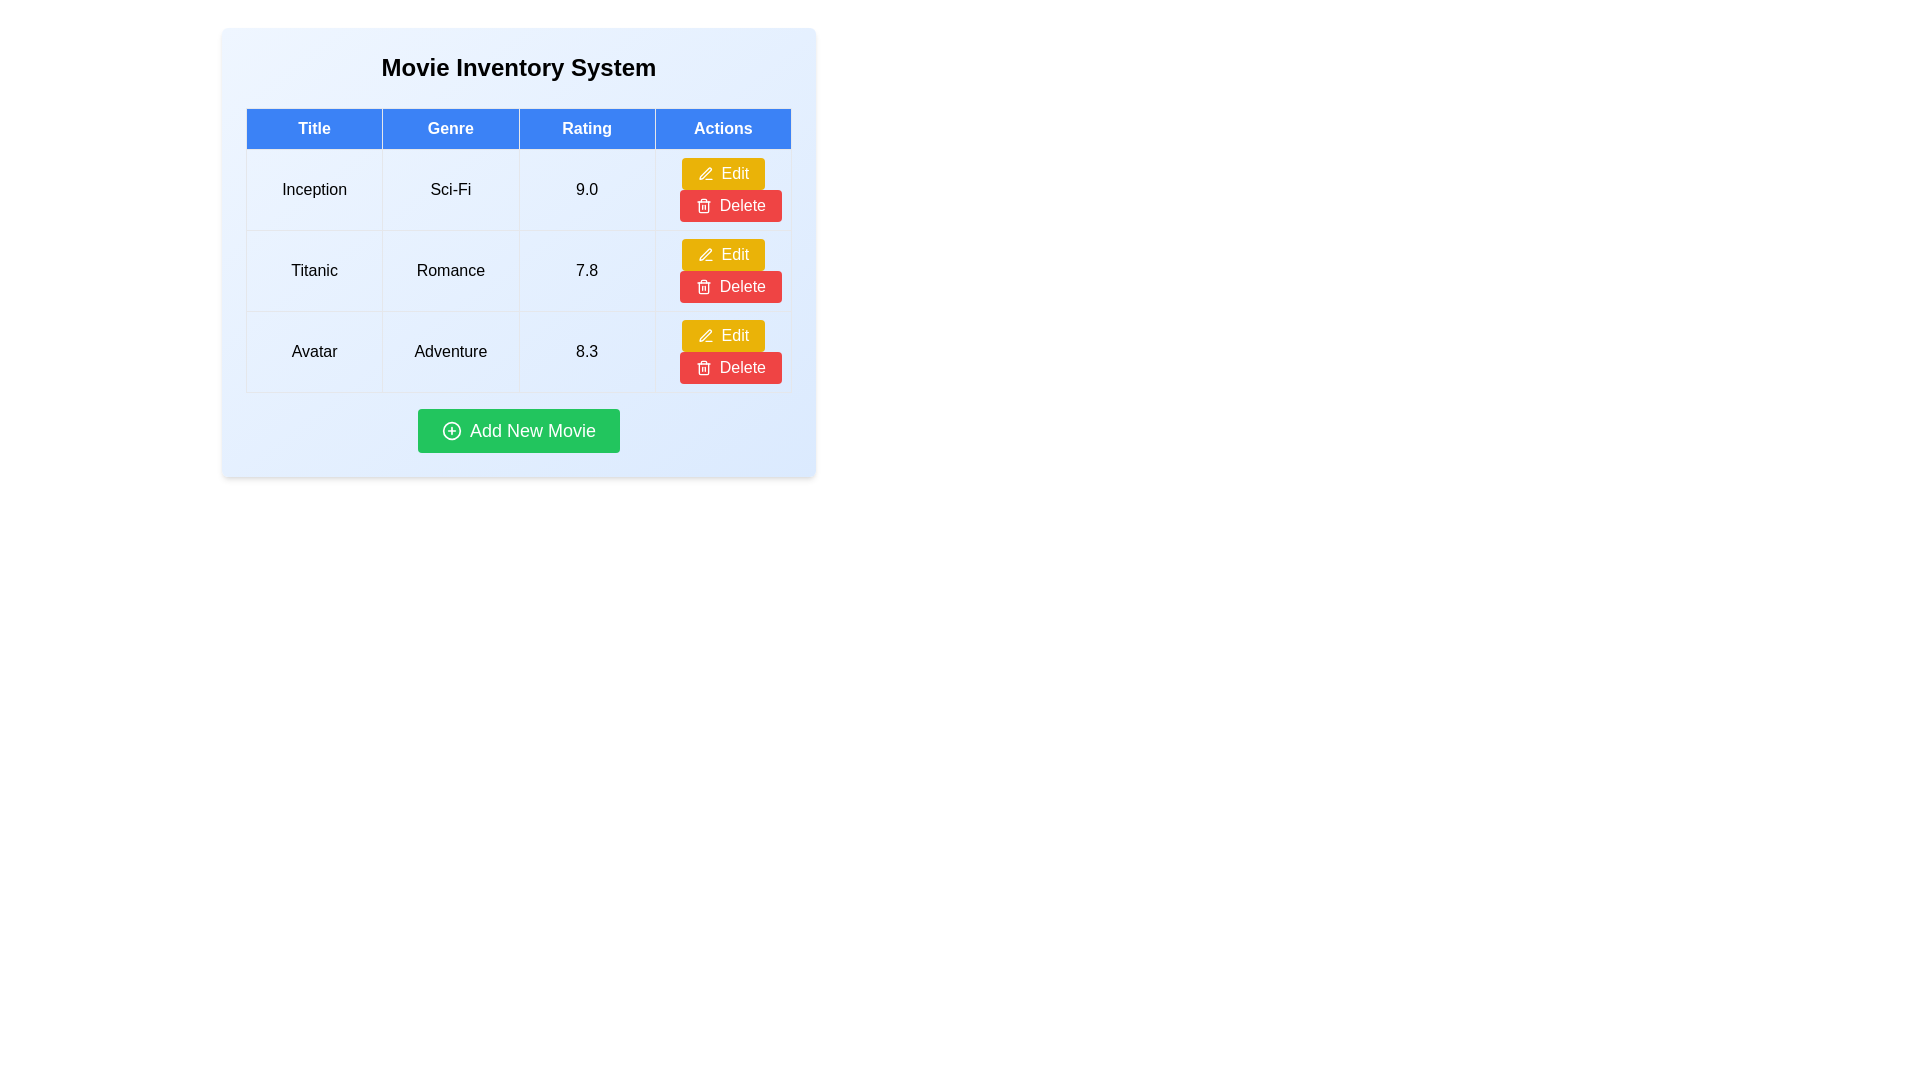  Describe the element at coordinates (705, 172) in the screenshot. I see `the pen icon within the 'Edit' button located in the 'Actions' column of the first row of the table` at that location.